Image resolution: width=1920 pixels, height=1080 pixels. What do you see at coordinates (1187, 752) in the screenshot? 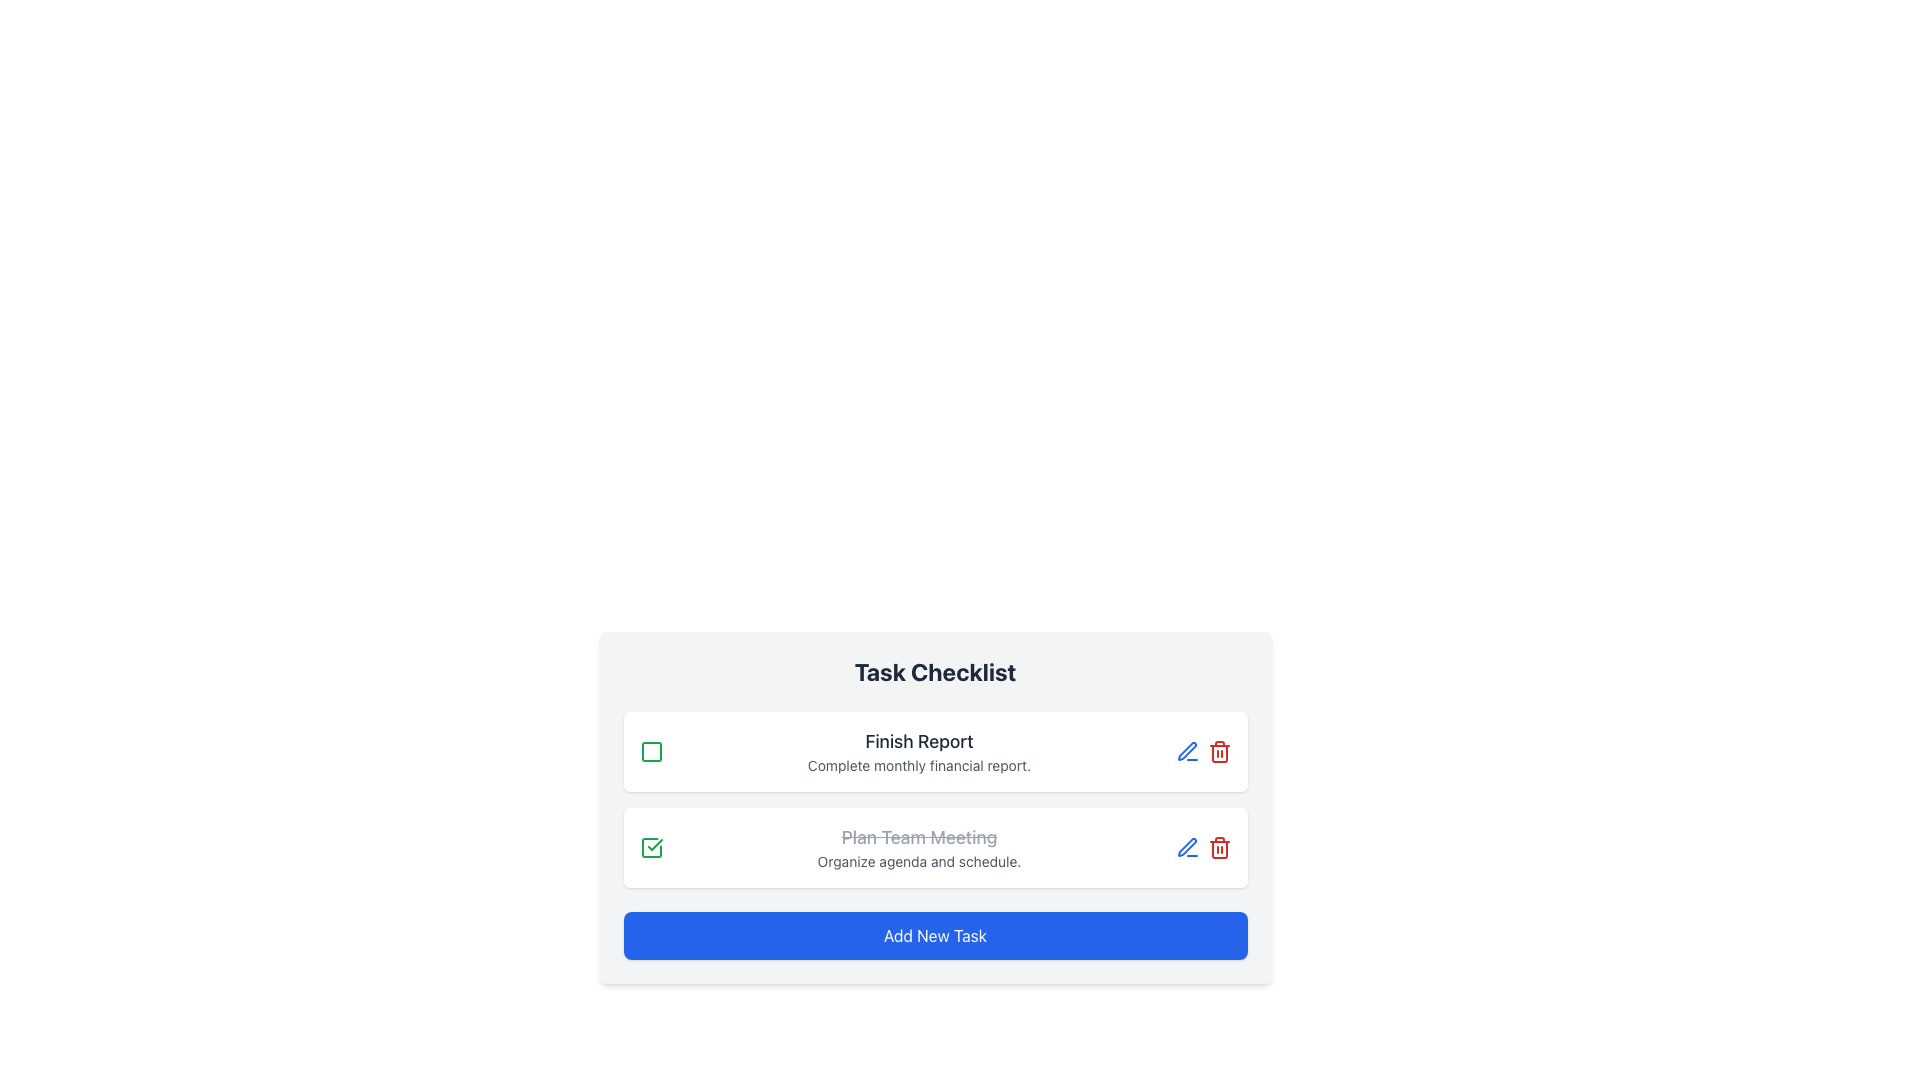
I see `the blue pen icon, which represents the edit button for the second task 'Plan Team Meeting', to initiate editing` at bounding box center [1187, 752].